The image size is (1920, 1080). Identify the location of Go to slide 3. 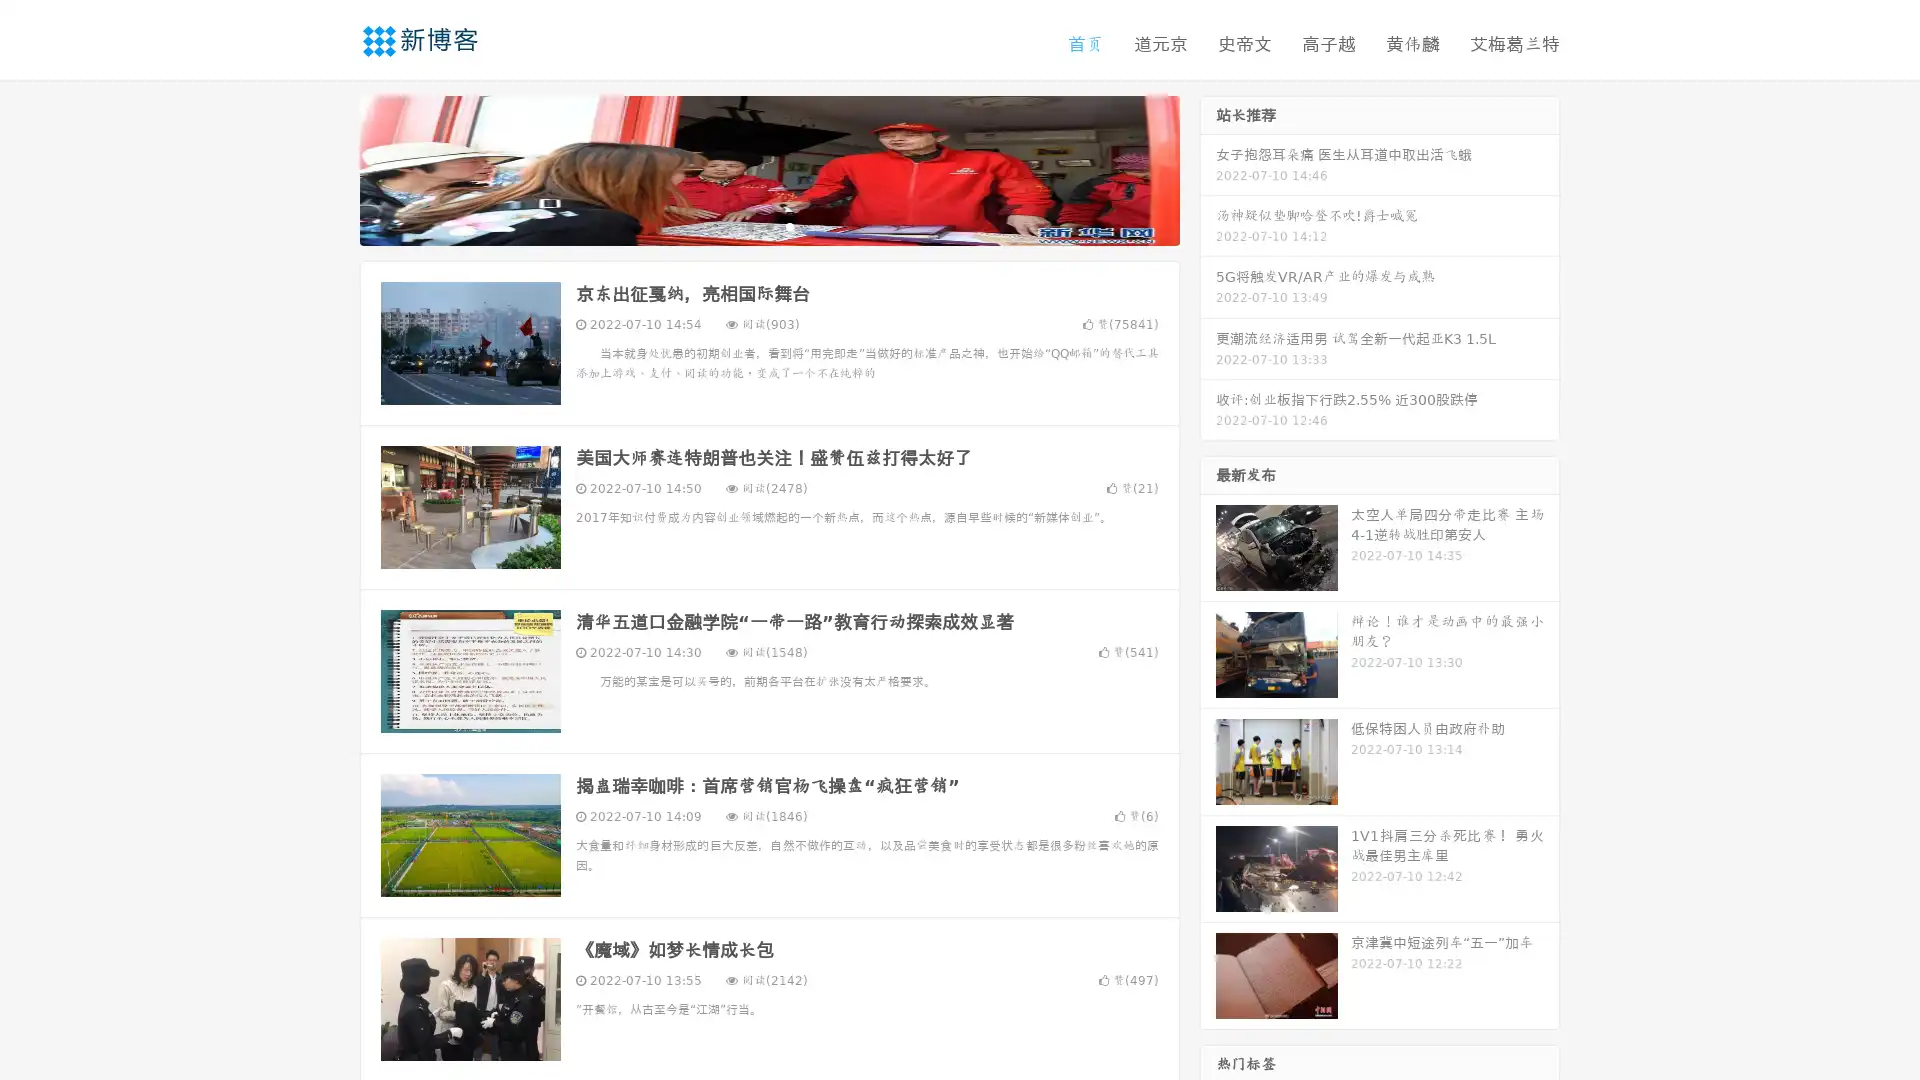
(789, 225).